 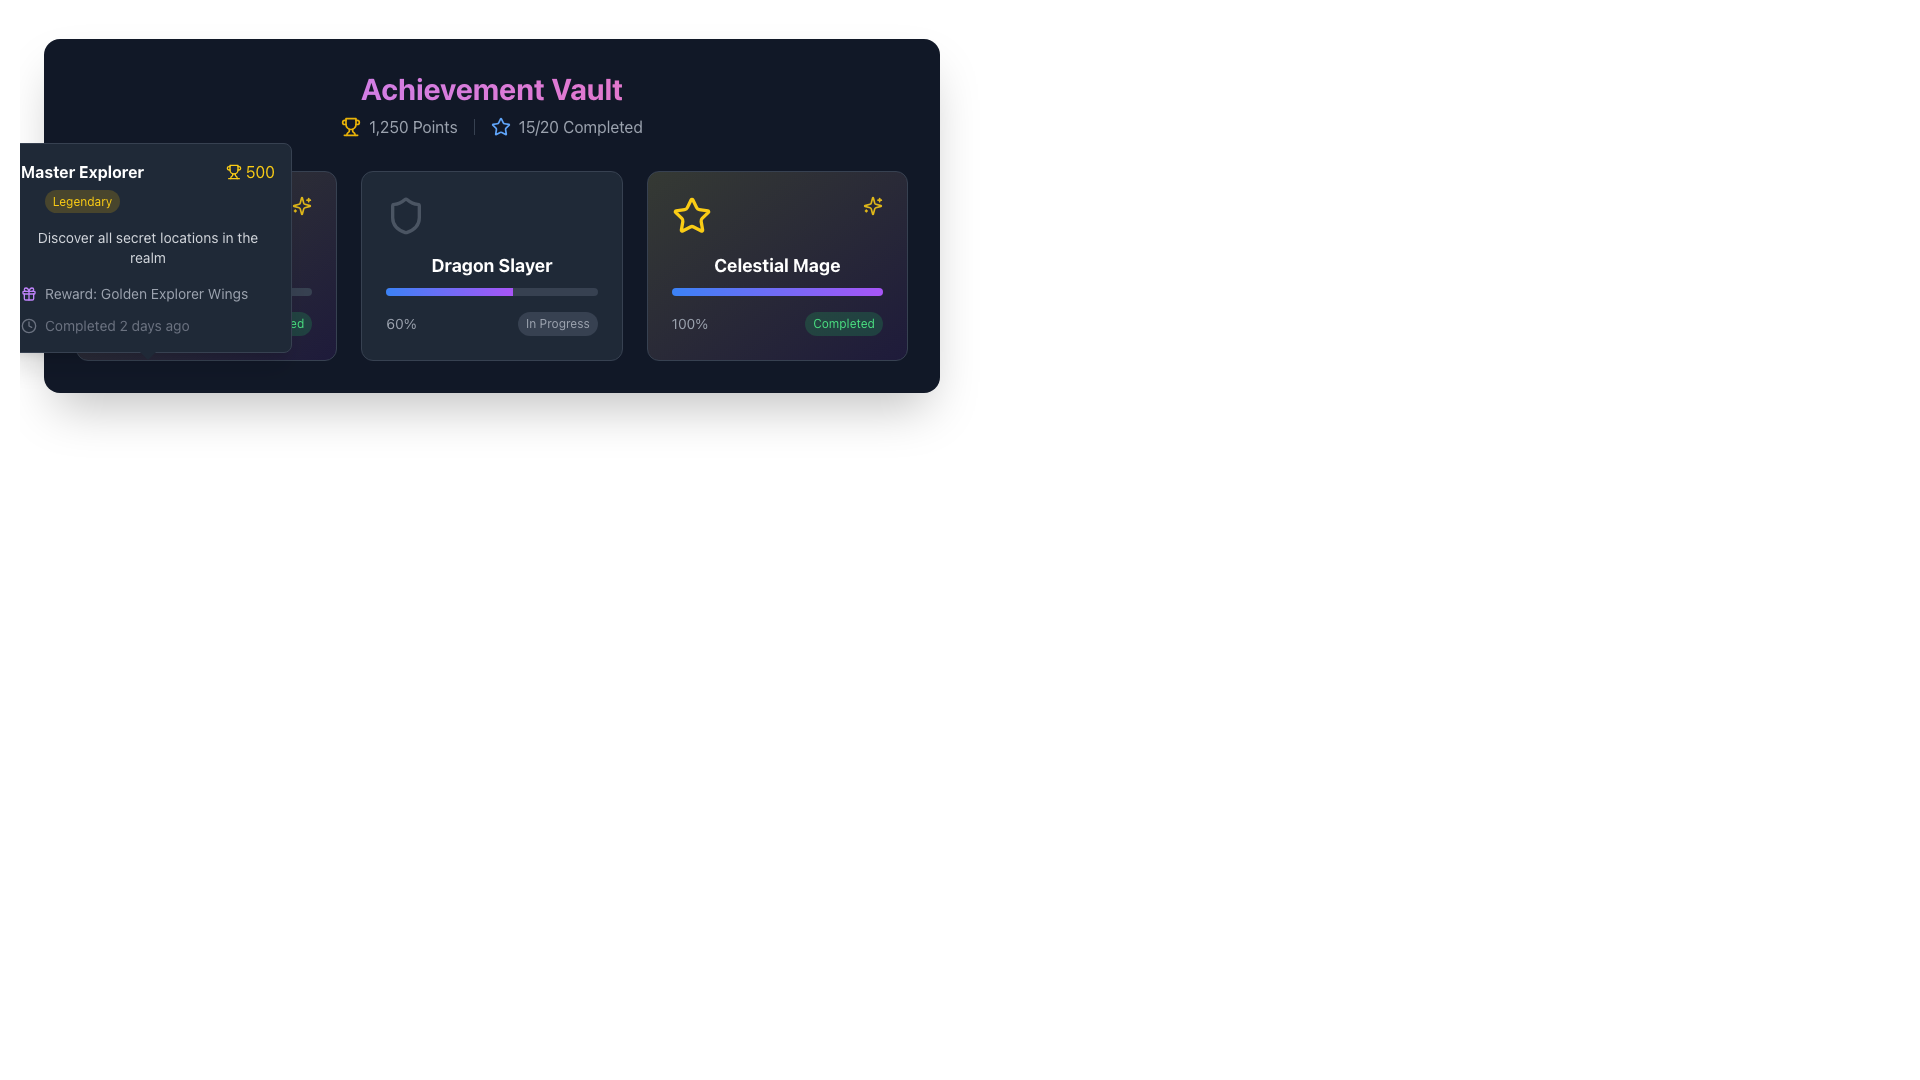 I want to click on the small triangular decorative graphic element located at the bottom center of the 'Master Explorer' achievement card, so click(x=147, y=358).